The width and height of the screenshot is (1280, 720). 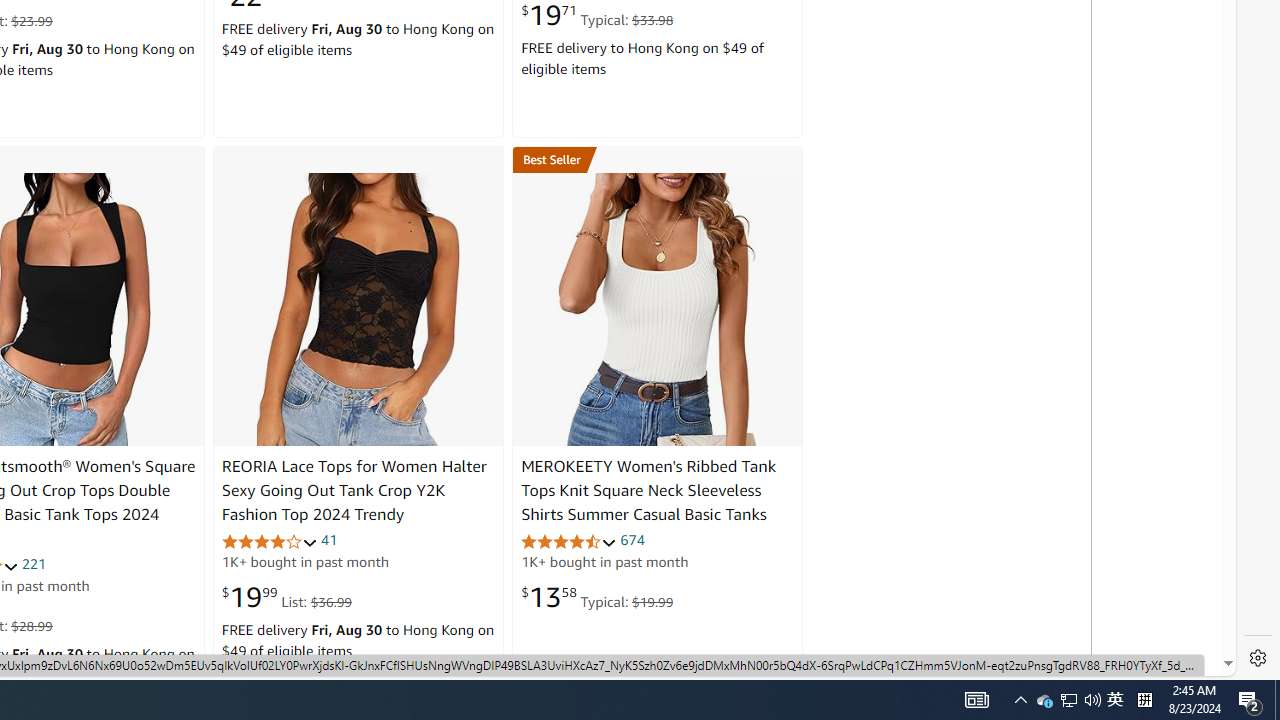 I want to click on '$13.58 Typical: $19.99', so click(x=596, y=595).